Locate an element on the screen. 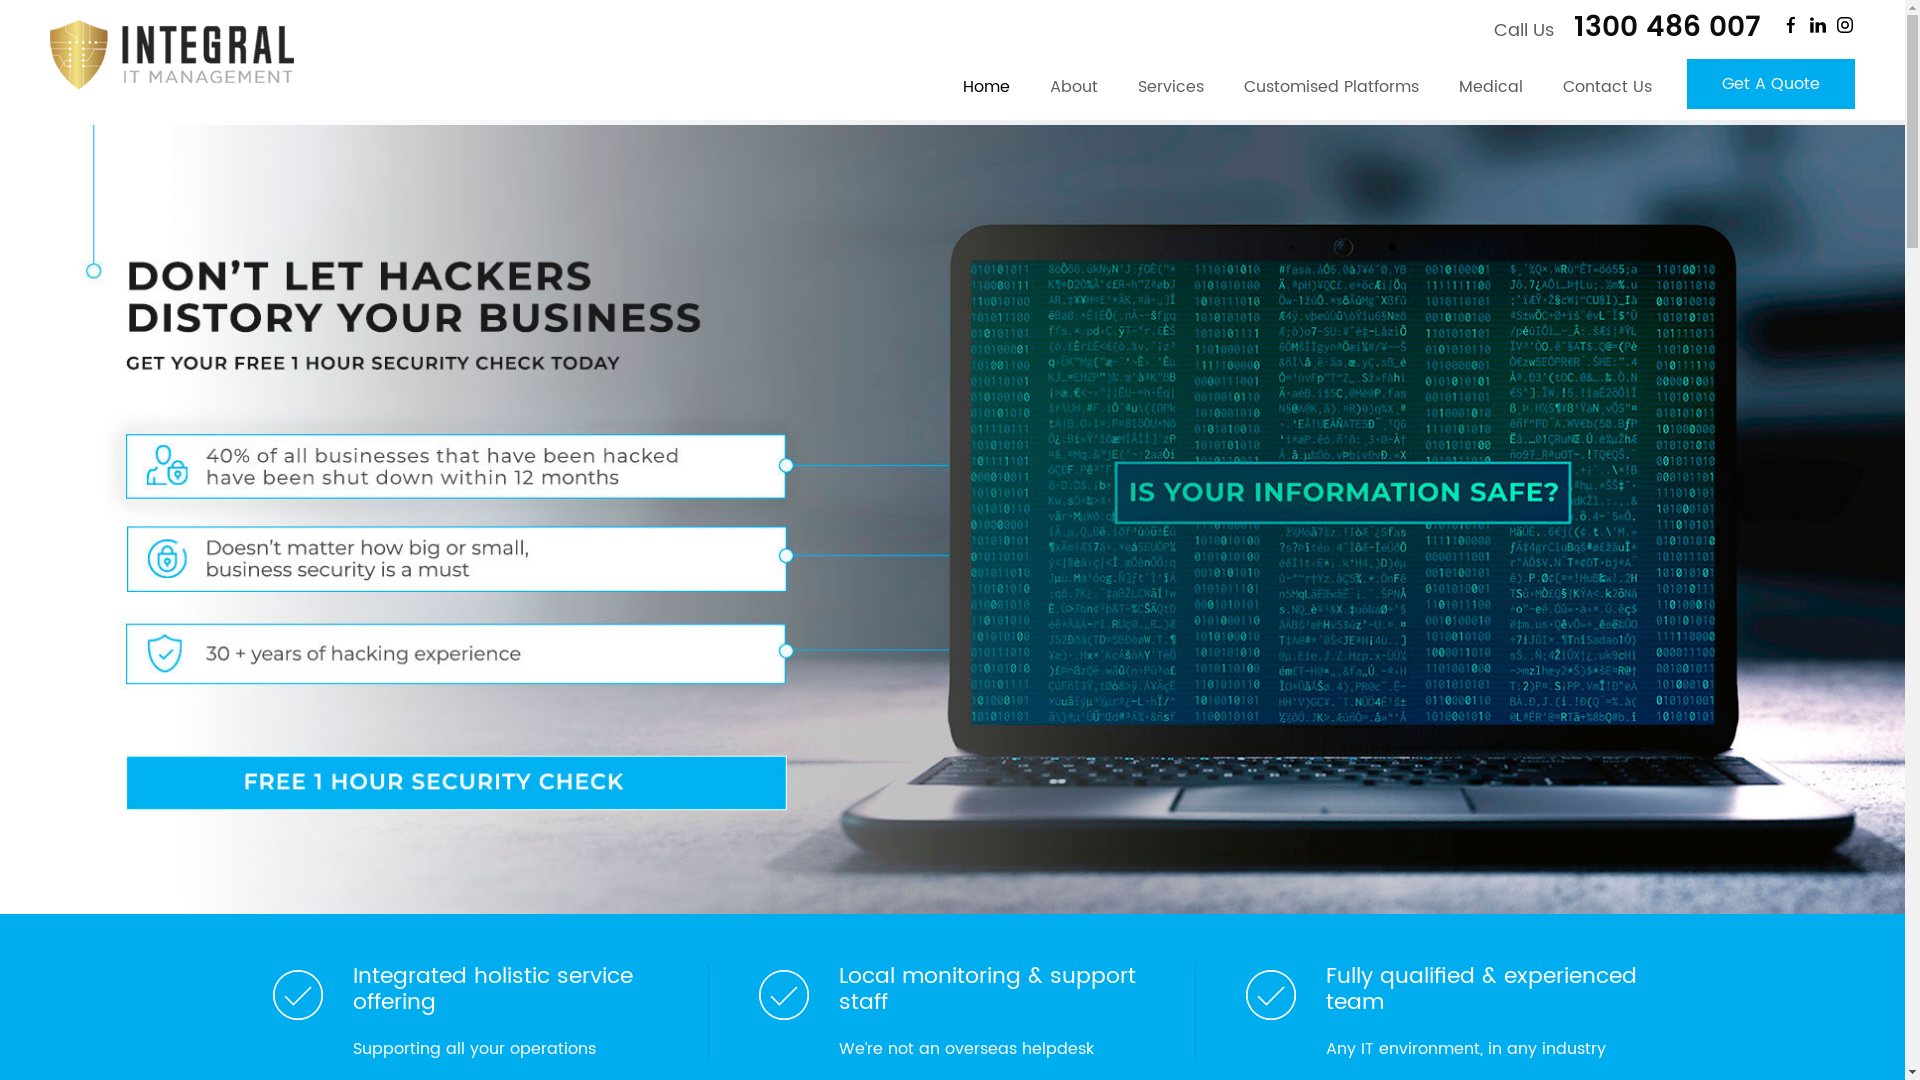 This screenshot has width=1920, height=1080. 'Linkedin' is located at coordinates (1818, 24).